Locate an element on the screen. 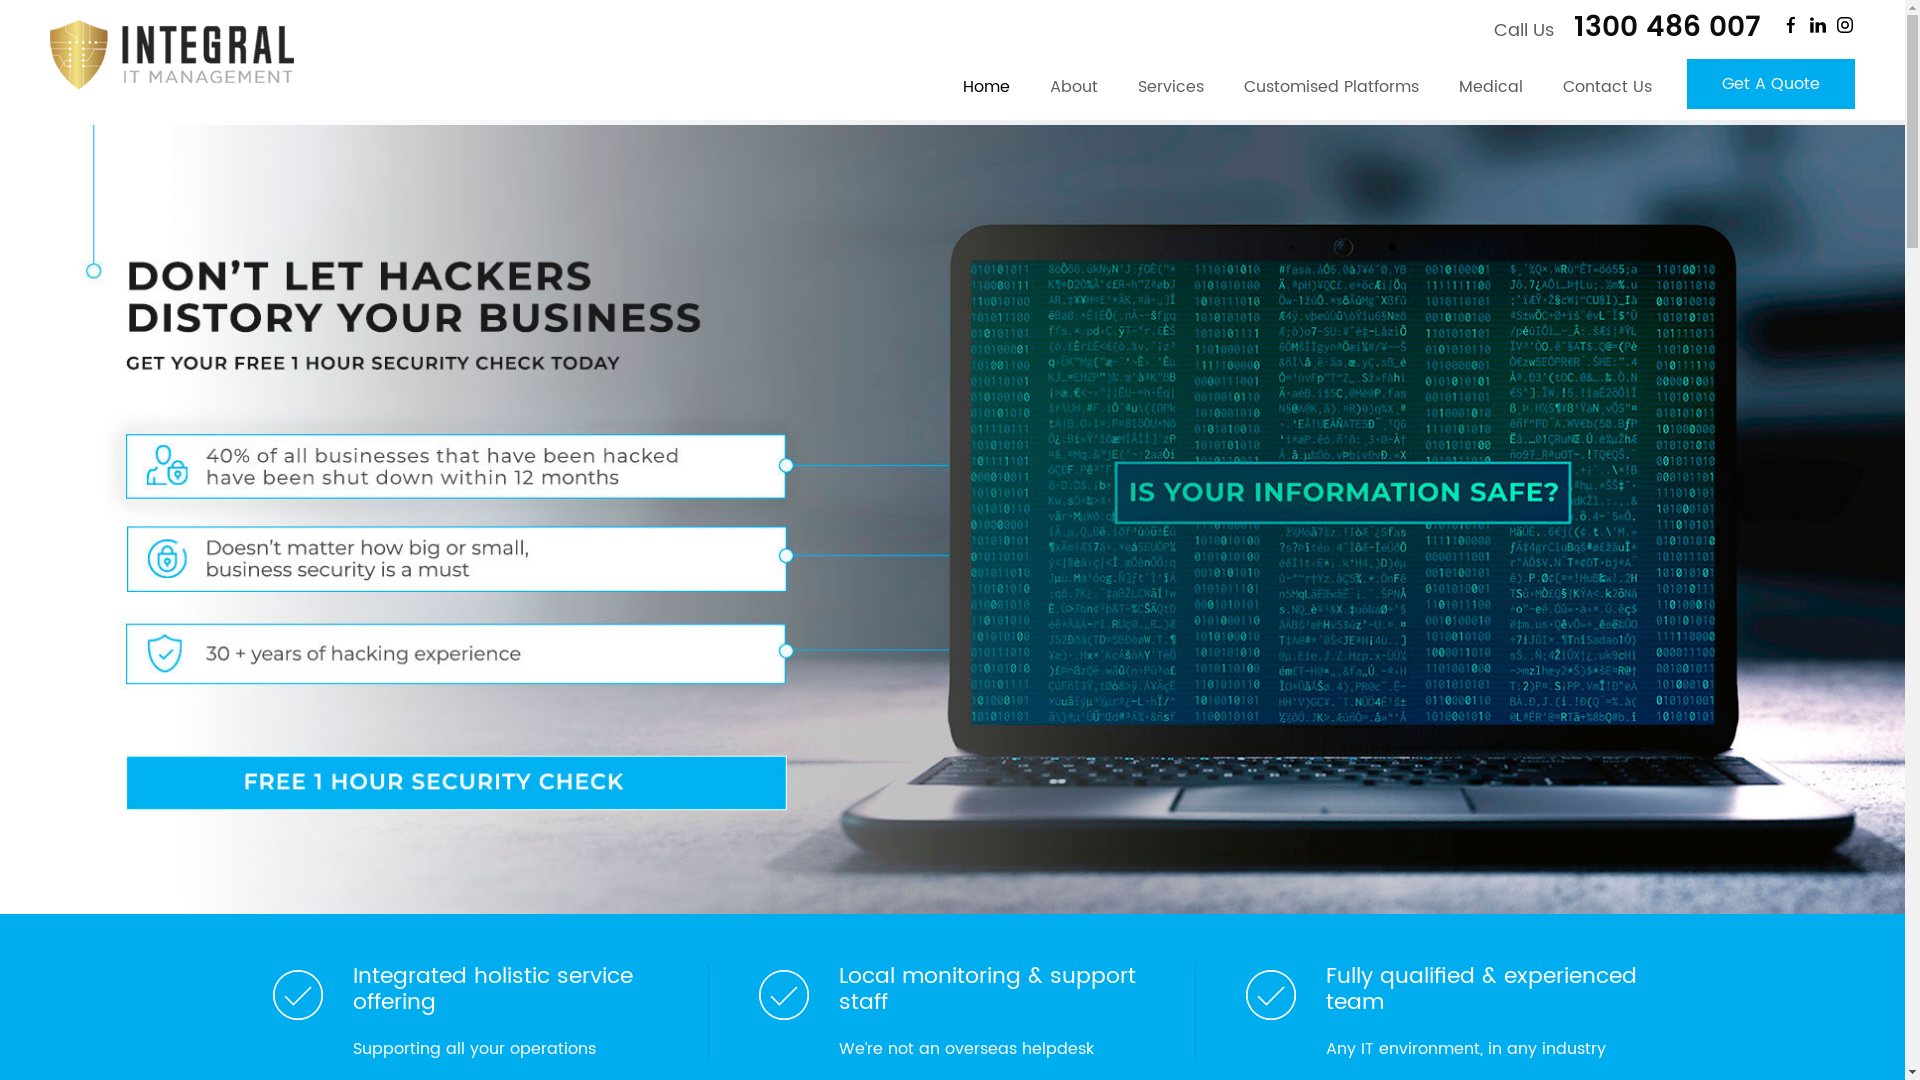 This screenshot has width=1920, height=1080. 'Linkedin' is located at coordinates (1818, 24).